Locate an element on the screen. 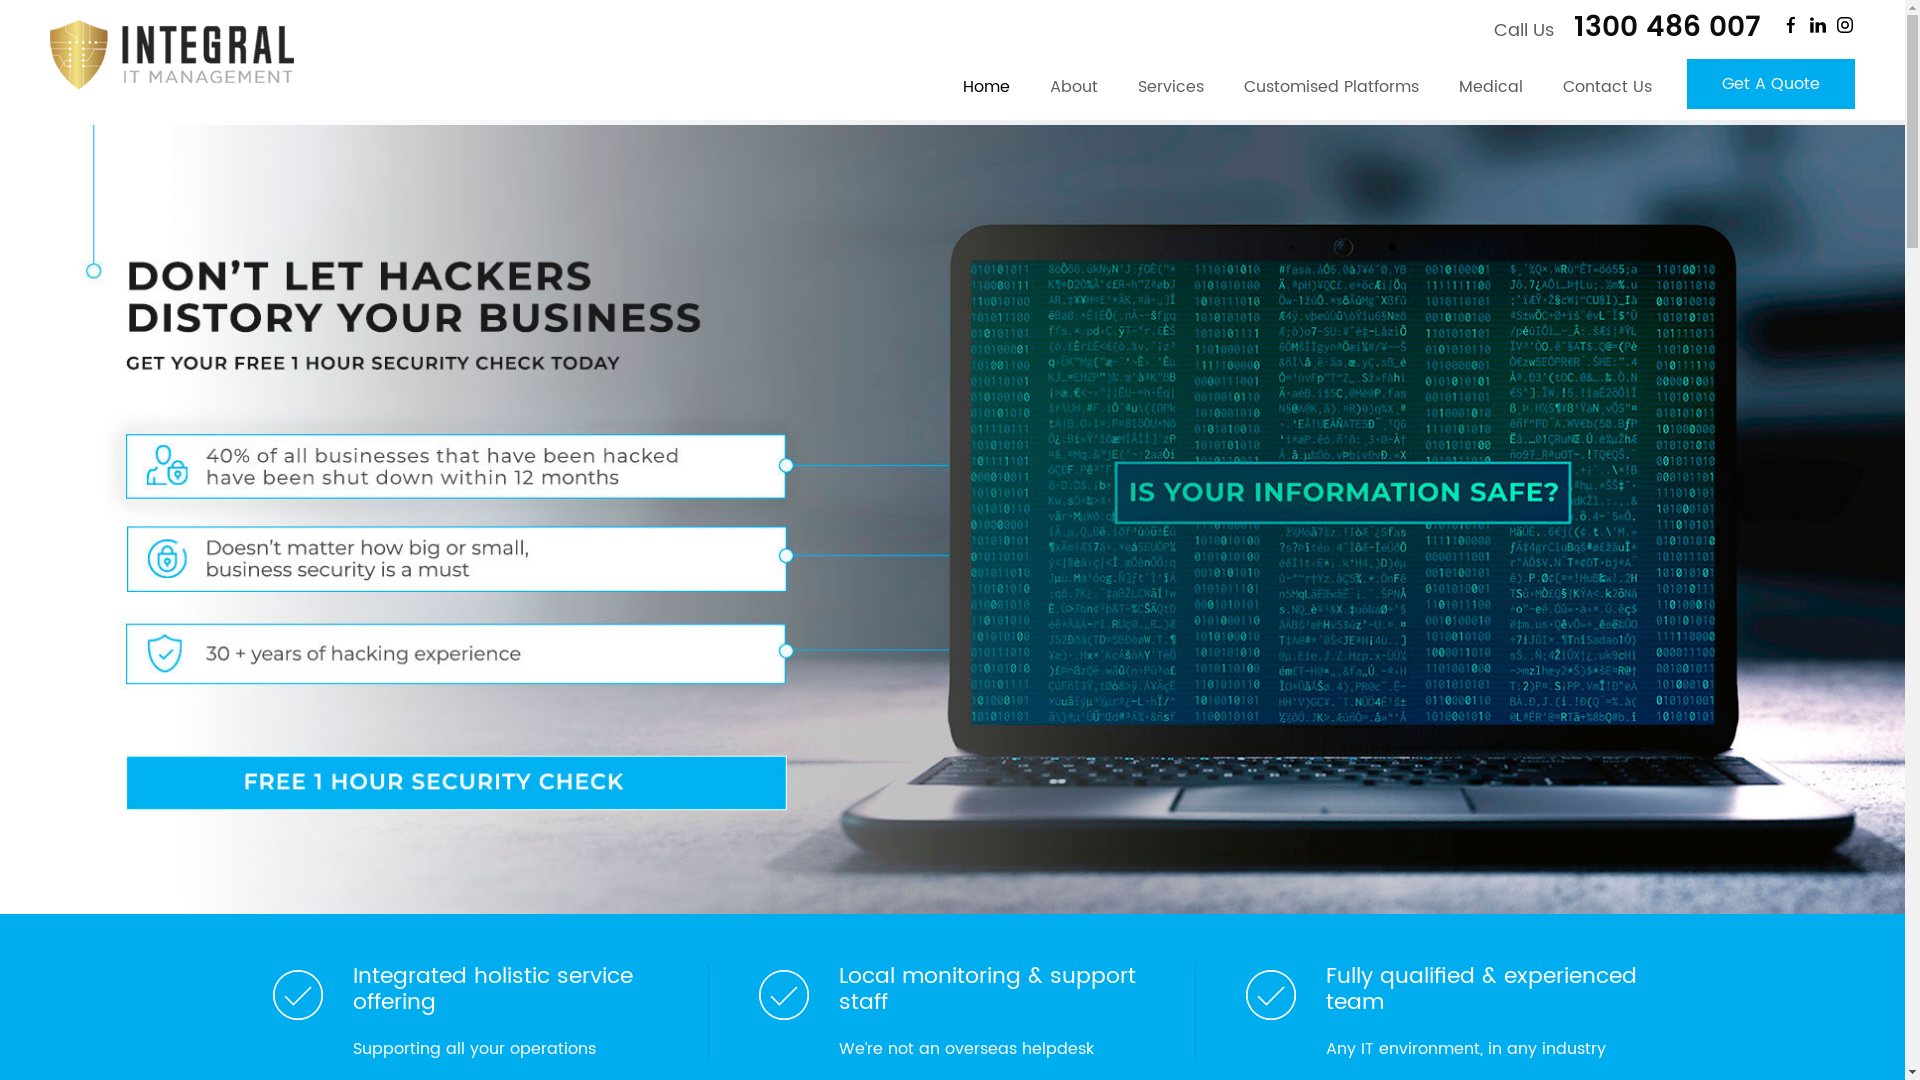 This screenshot has width=1920, height=1080. 'Linkedin' is located at coordinates (1818, 24).